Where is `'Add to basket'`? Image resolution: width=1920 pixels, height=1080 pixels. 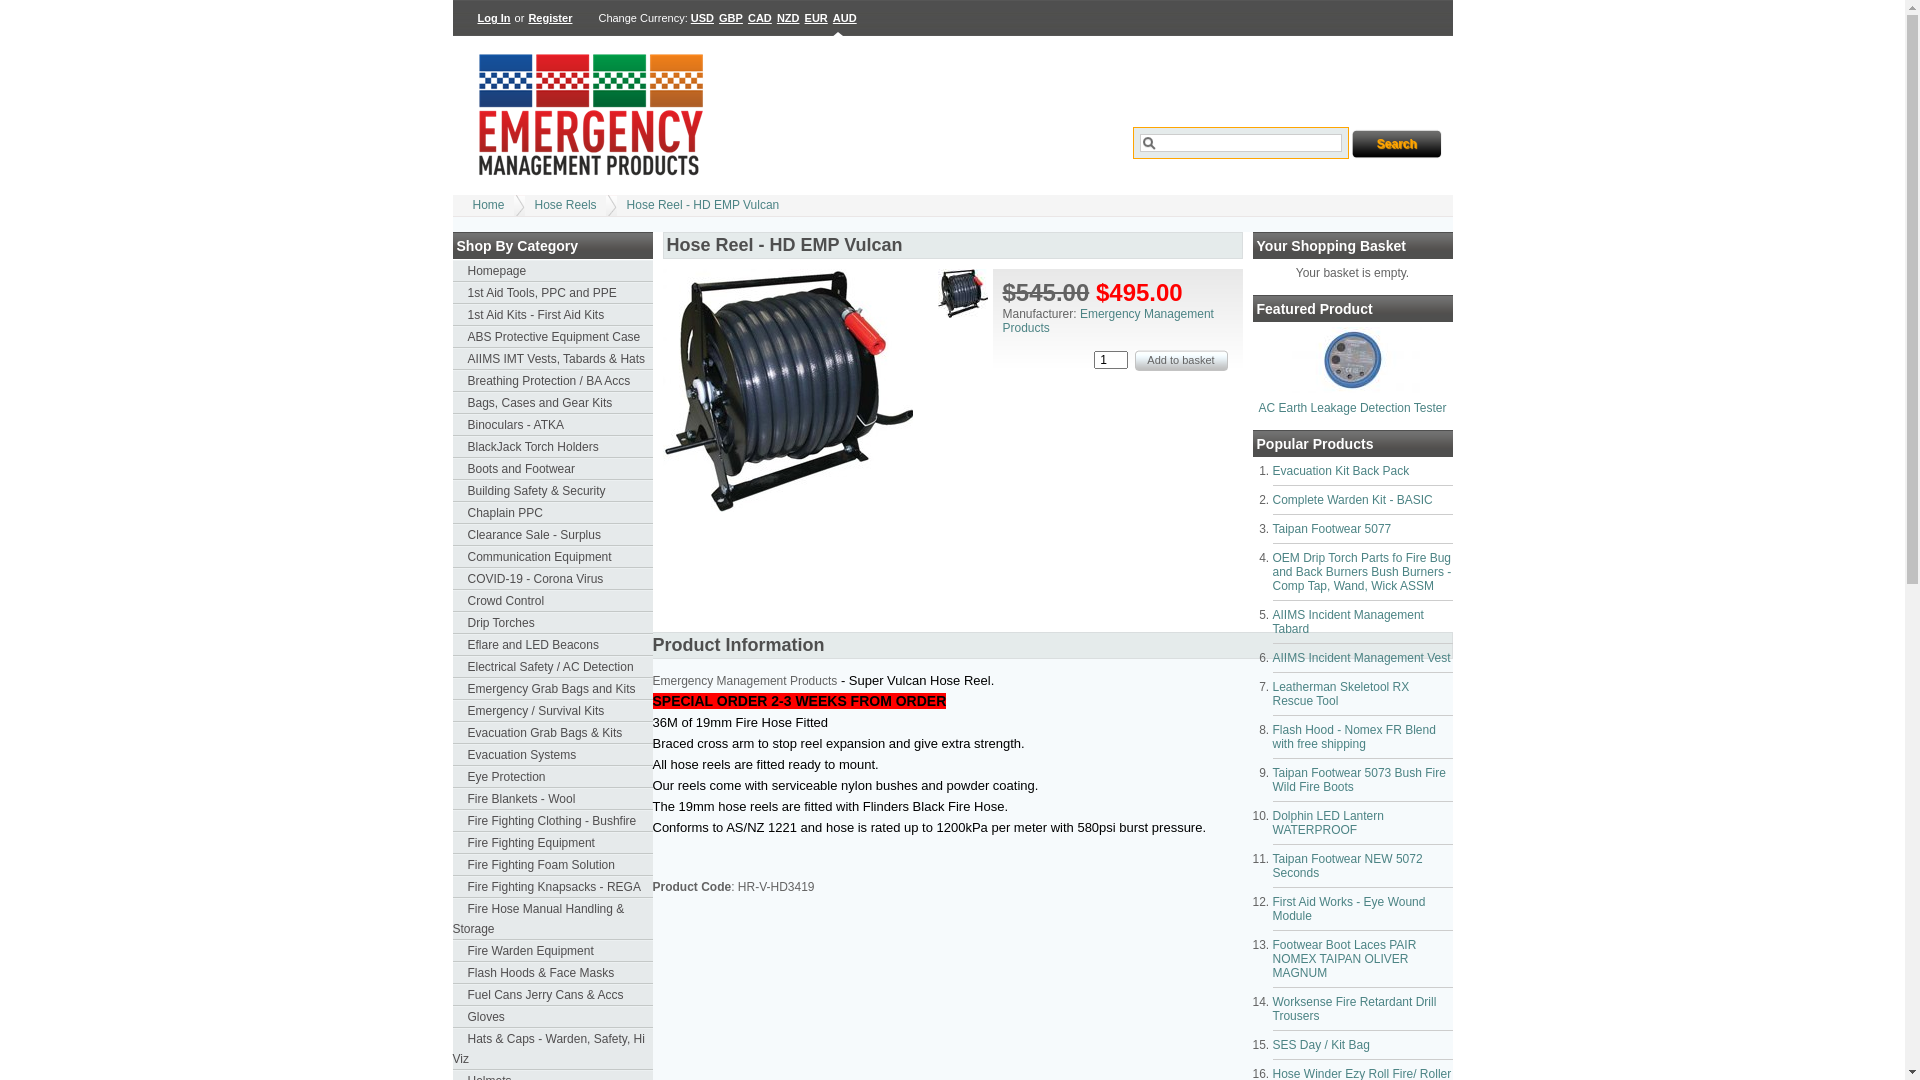
'Add to basket' is located at coordinates (1133, 360).